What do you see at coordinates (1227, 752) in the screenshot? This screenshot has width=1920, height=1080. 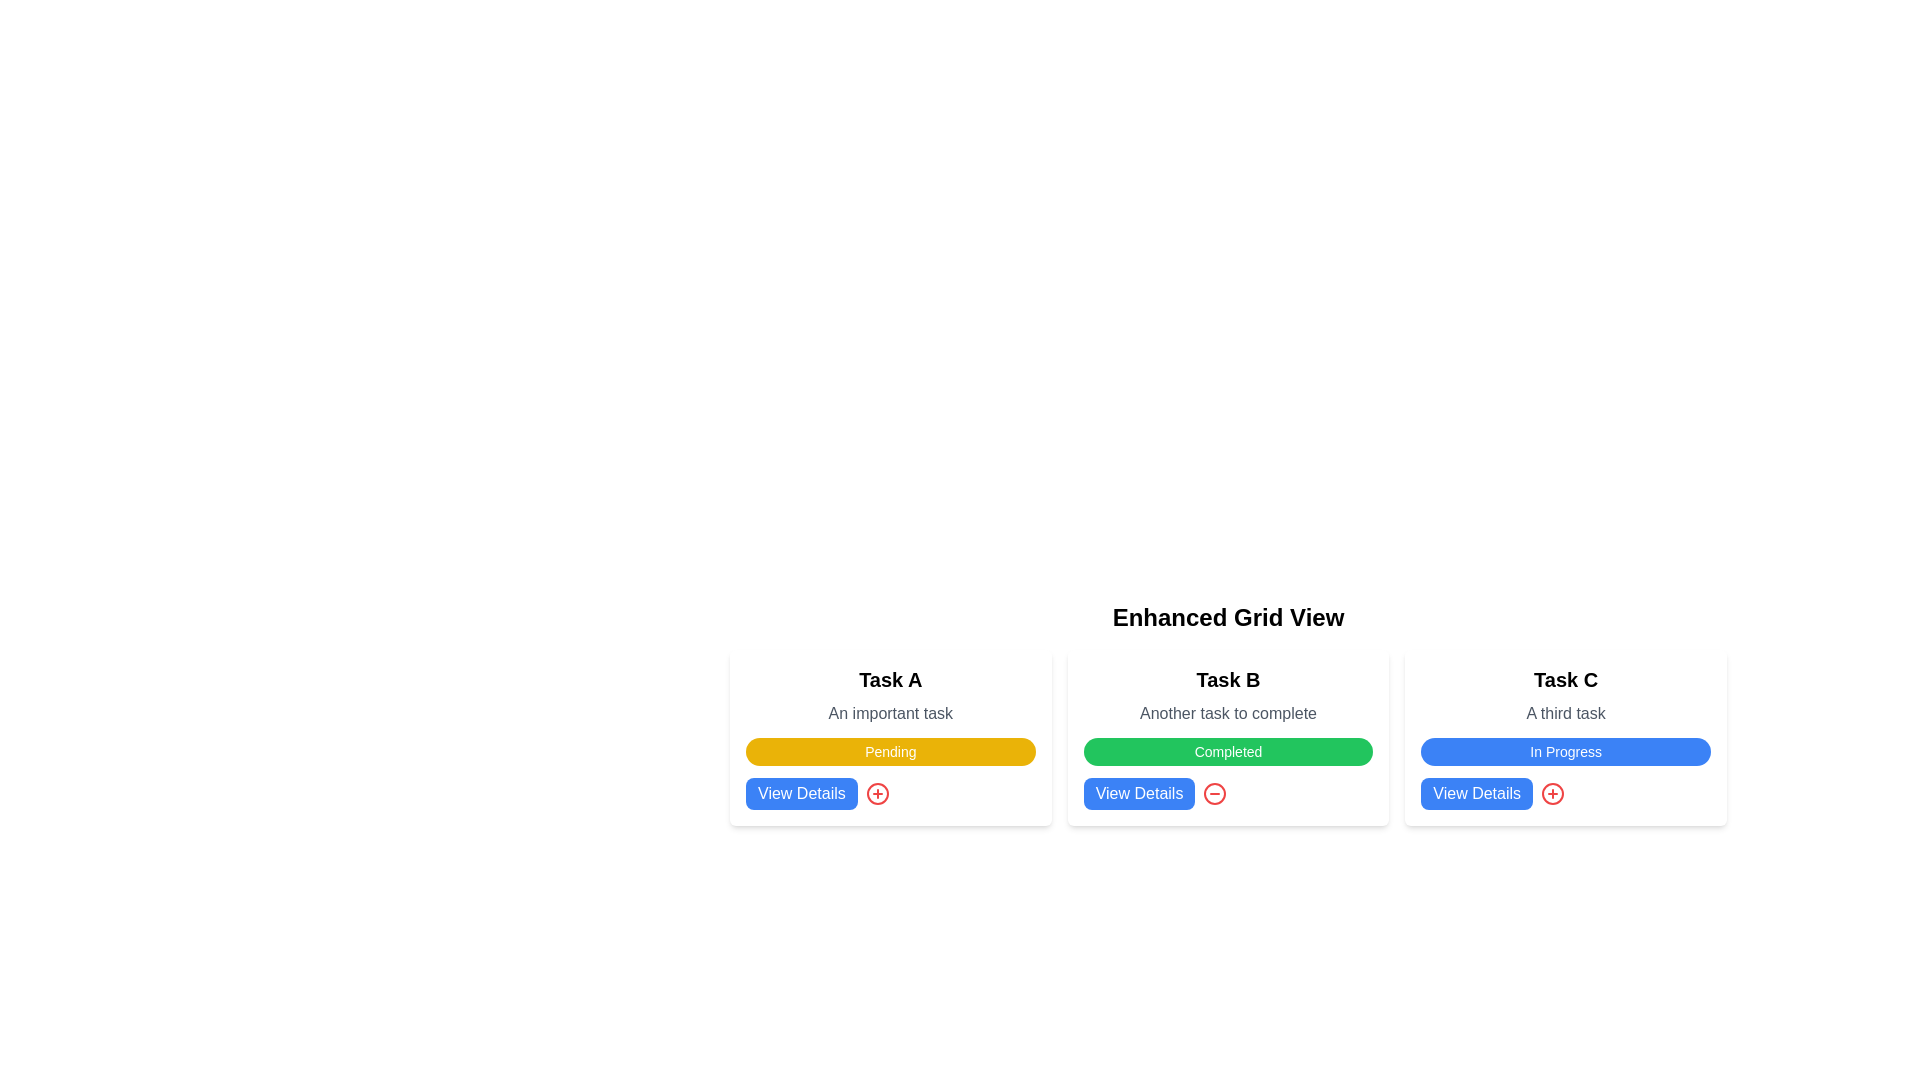 I see `the non-interactive status indication button labeled 'Completed' with a green background, which is located within the Task B card, positioned between the description text 'Another task to complete' and the 'View Details' controls` at bounding box center [1227, 752].